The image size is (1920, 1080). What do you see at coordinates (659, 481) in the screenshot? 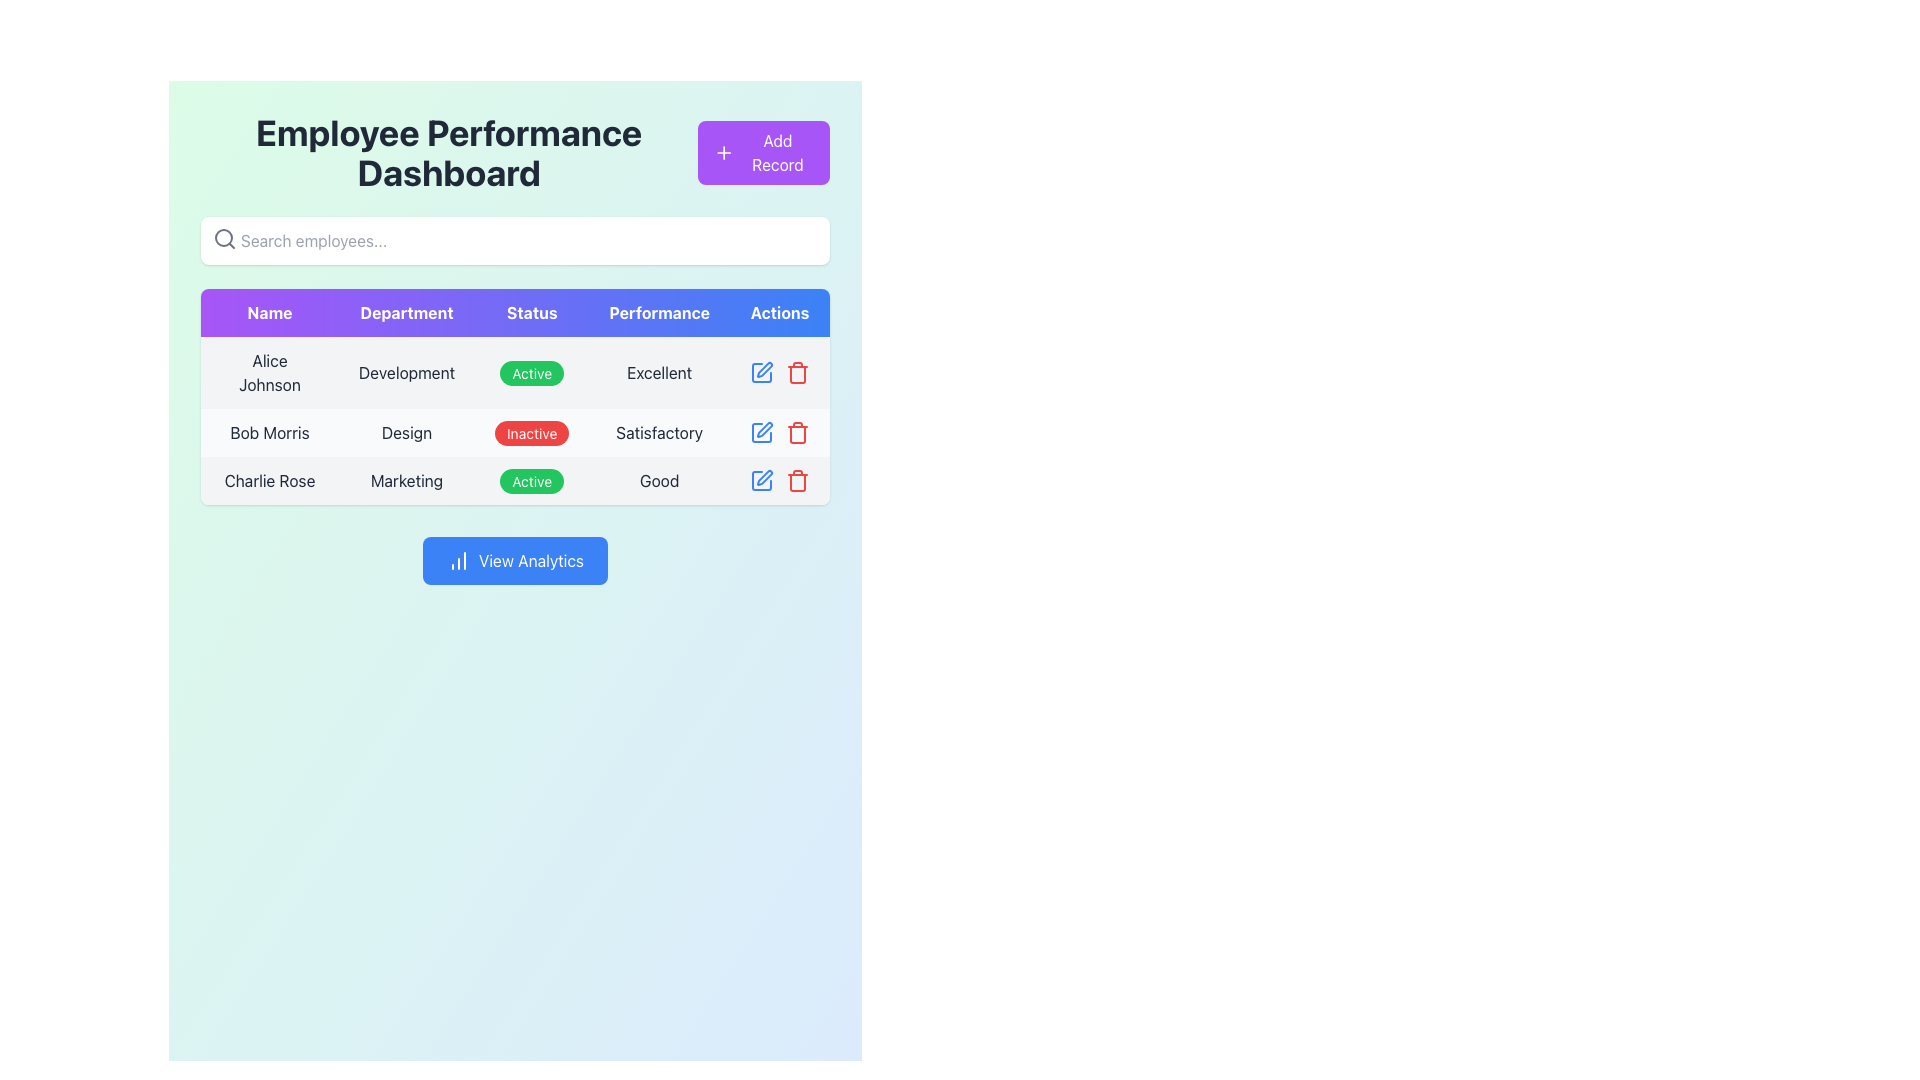
I see `the performance status text label for 'Charlie Rose', located in the fourth column of the third row in the data table` at bounding box center [659, 481].